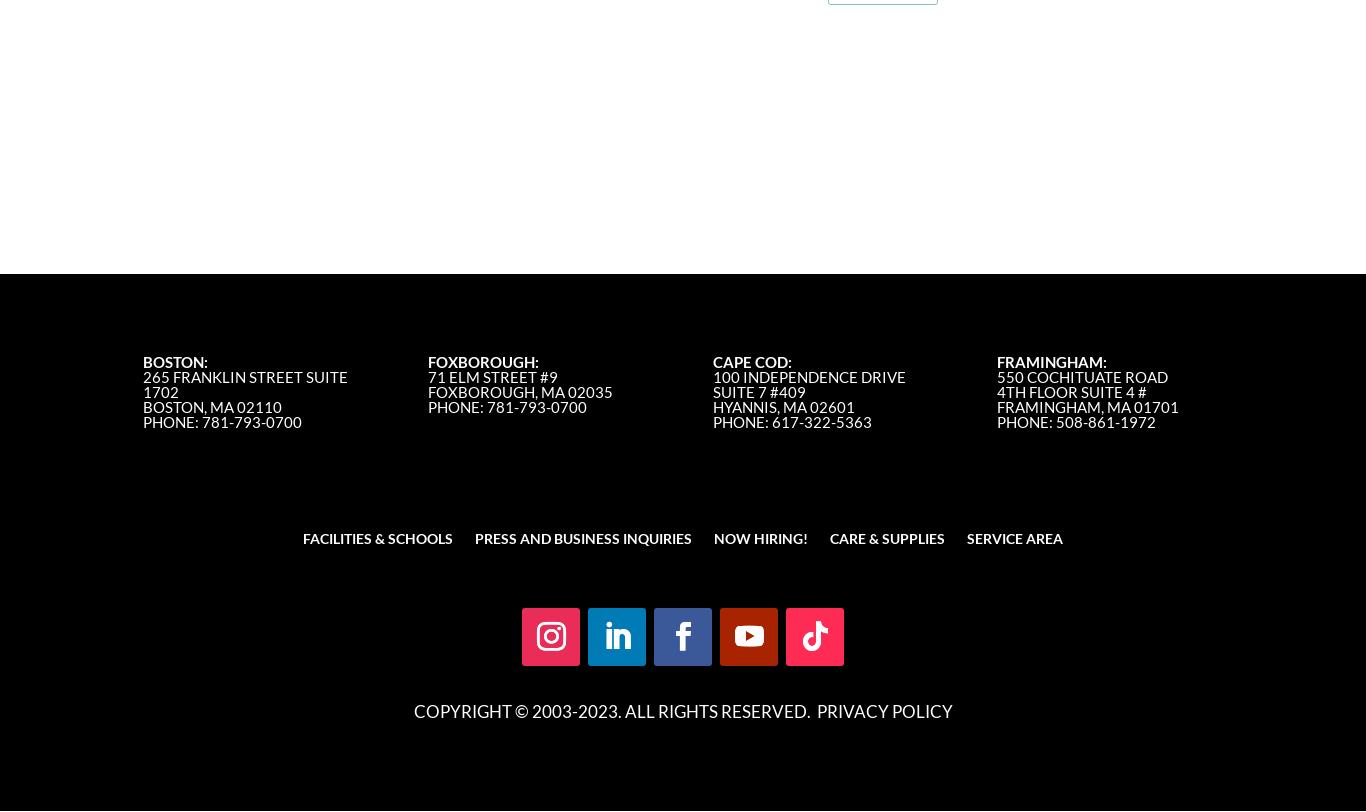 The image size is (1366, 812). I want to click on 'Cape Cod:', so click(751, 361).